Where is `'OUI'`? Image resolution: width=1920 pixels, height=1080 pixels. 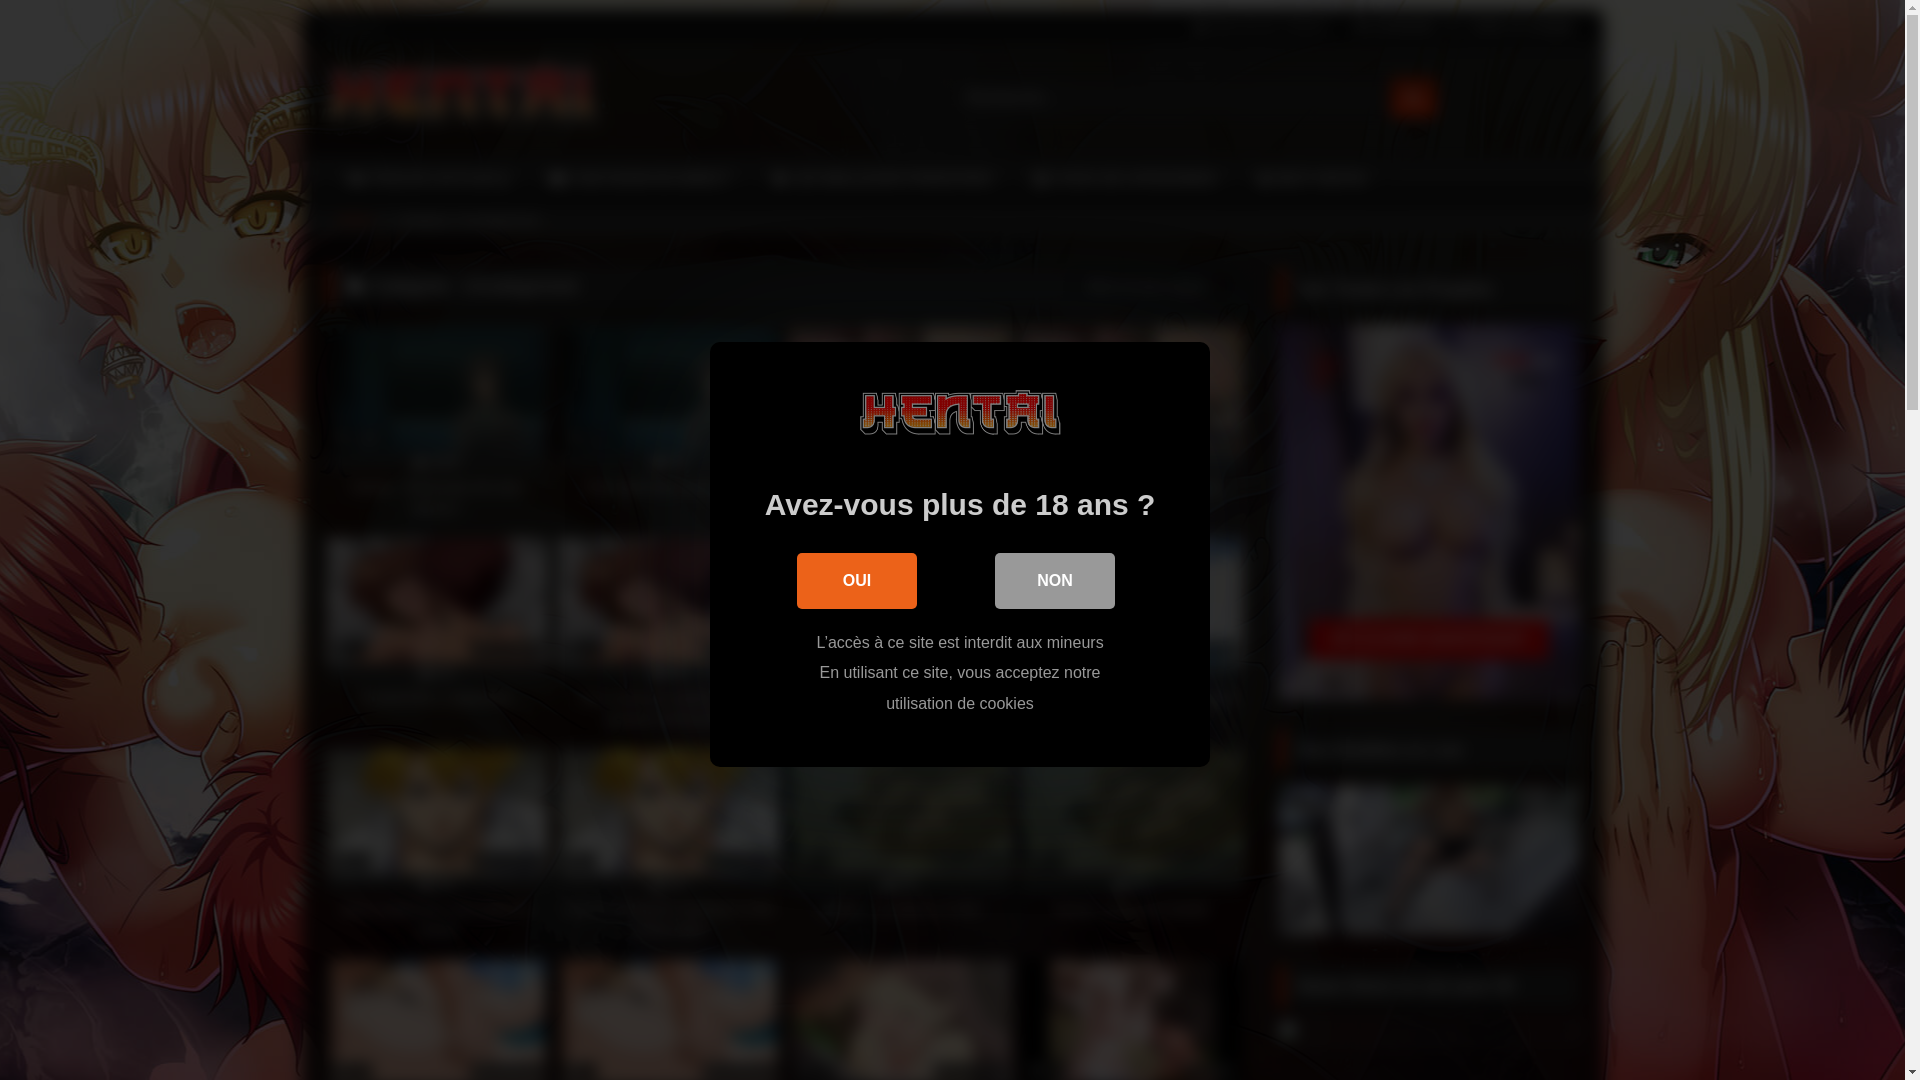
'OUI' is located at coordinates (857, 581).